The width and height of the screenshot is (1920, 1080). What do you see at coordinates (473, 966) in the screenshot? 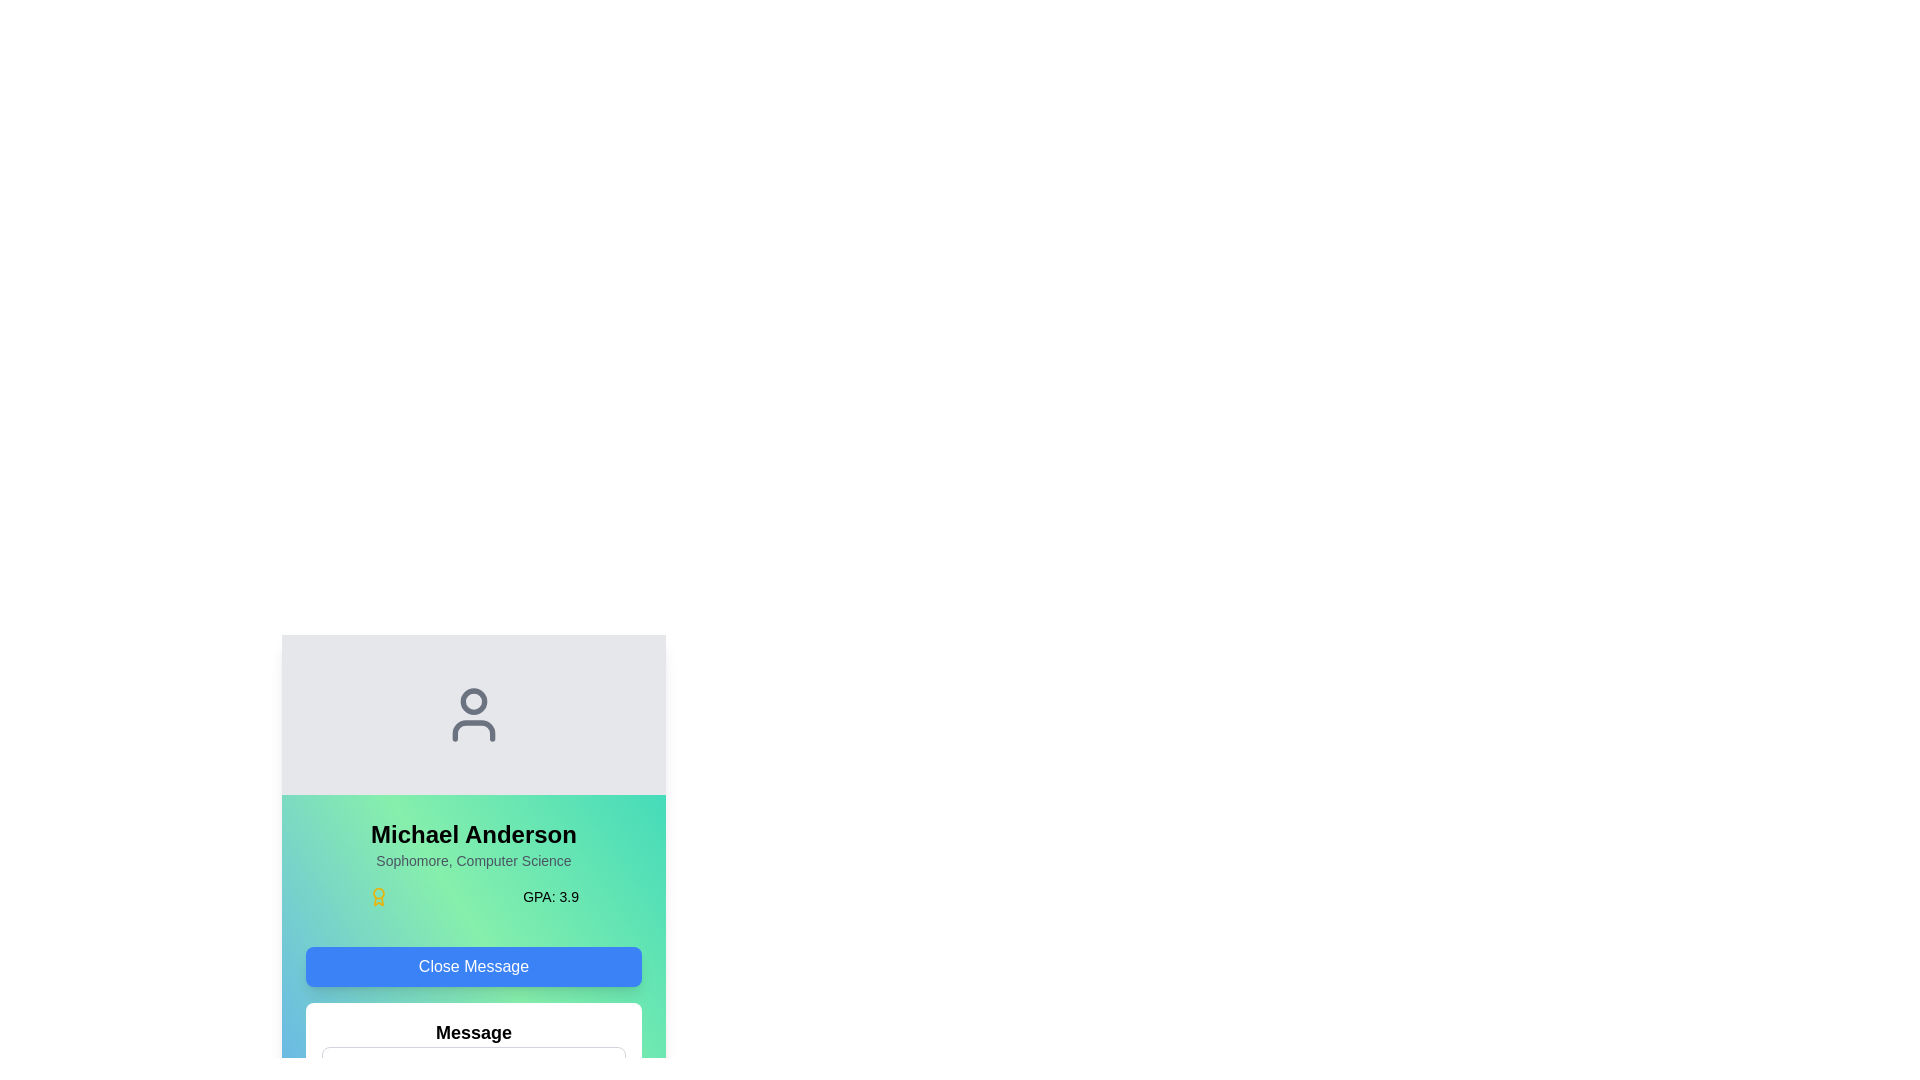
I see `the close button located centrally above the message panel` at bounding box center [473, 966].